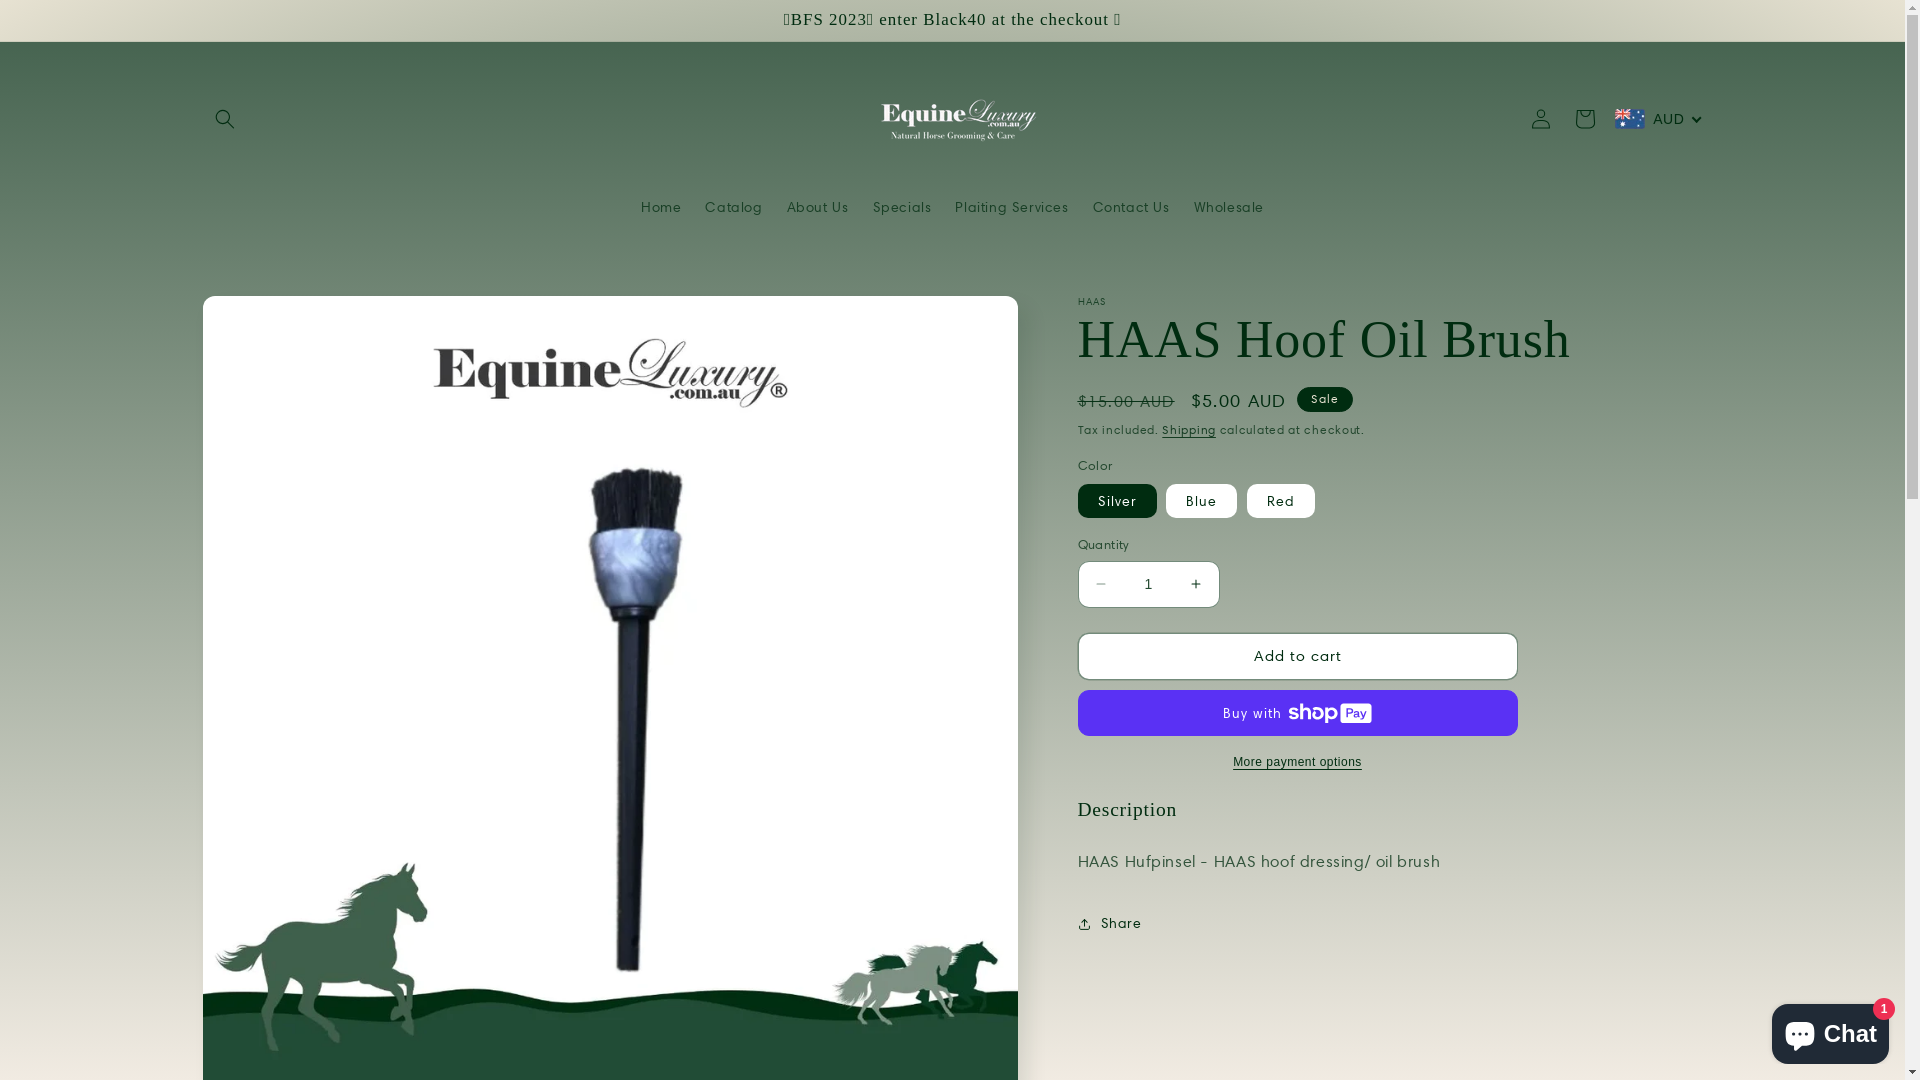 The image size is (1920, 1080). I want to click on 'More payment options', so click(1297, 762).